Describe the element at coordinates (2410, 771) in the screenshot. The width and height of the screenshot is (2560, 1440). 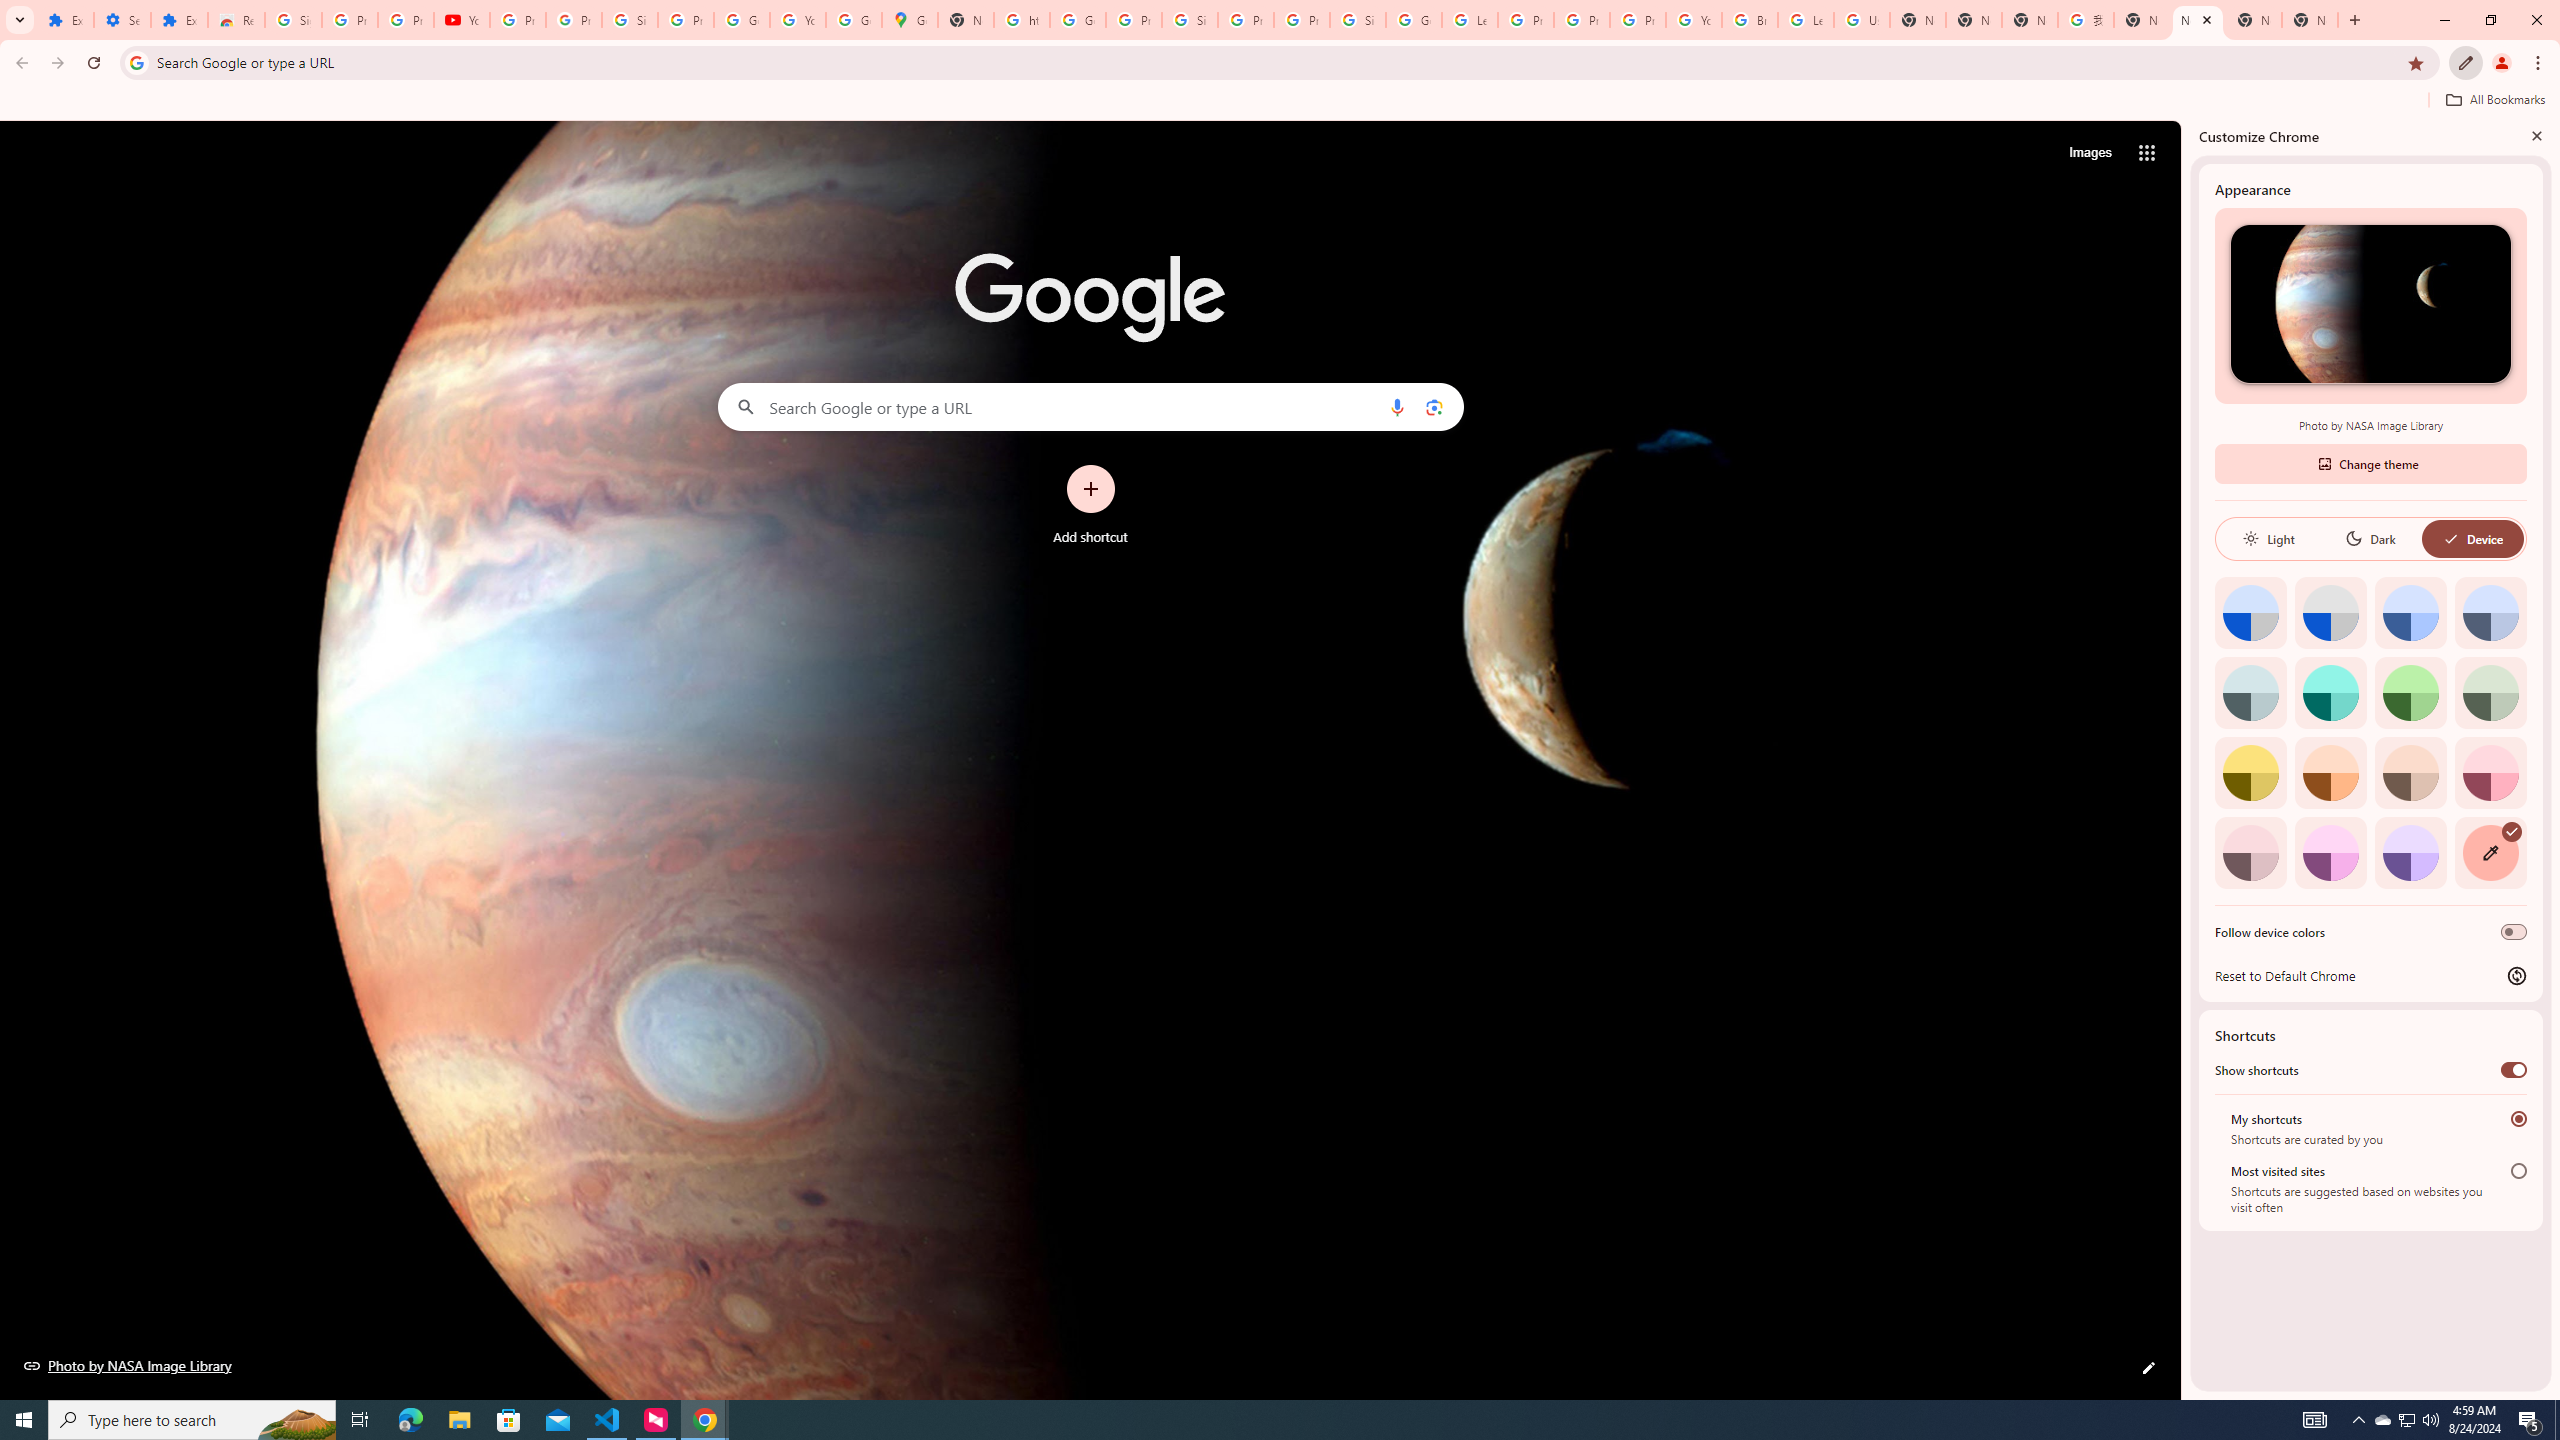
I see `'Apricot'` at that location.